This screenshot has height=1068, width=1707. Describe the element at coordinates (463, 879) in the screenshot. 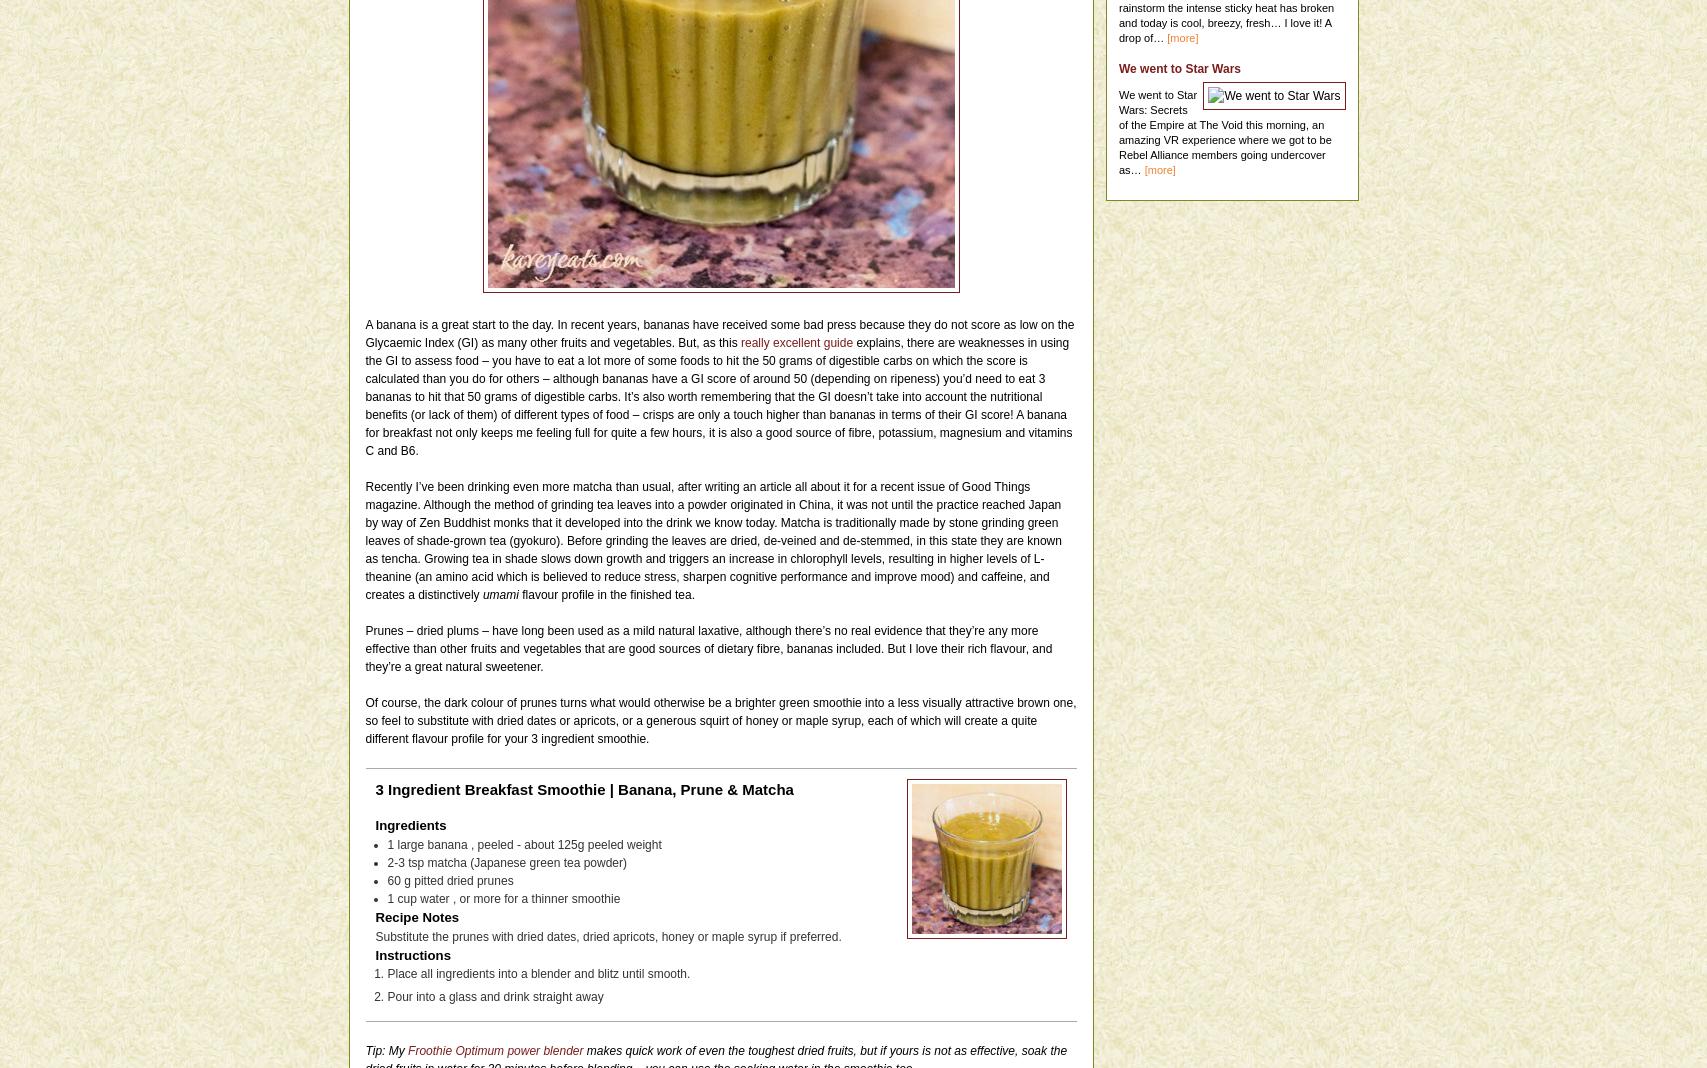

I see `'pitted dried prunes'` at that location.